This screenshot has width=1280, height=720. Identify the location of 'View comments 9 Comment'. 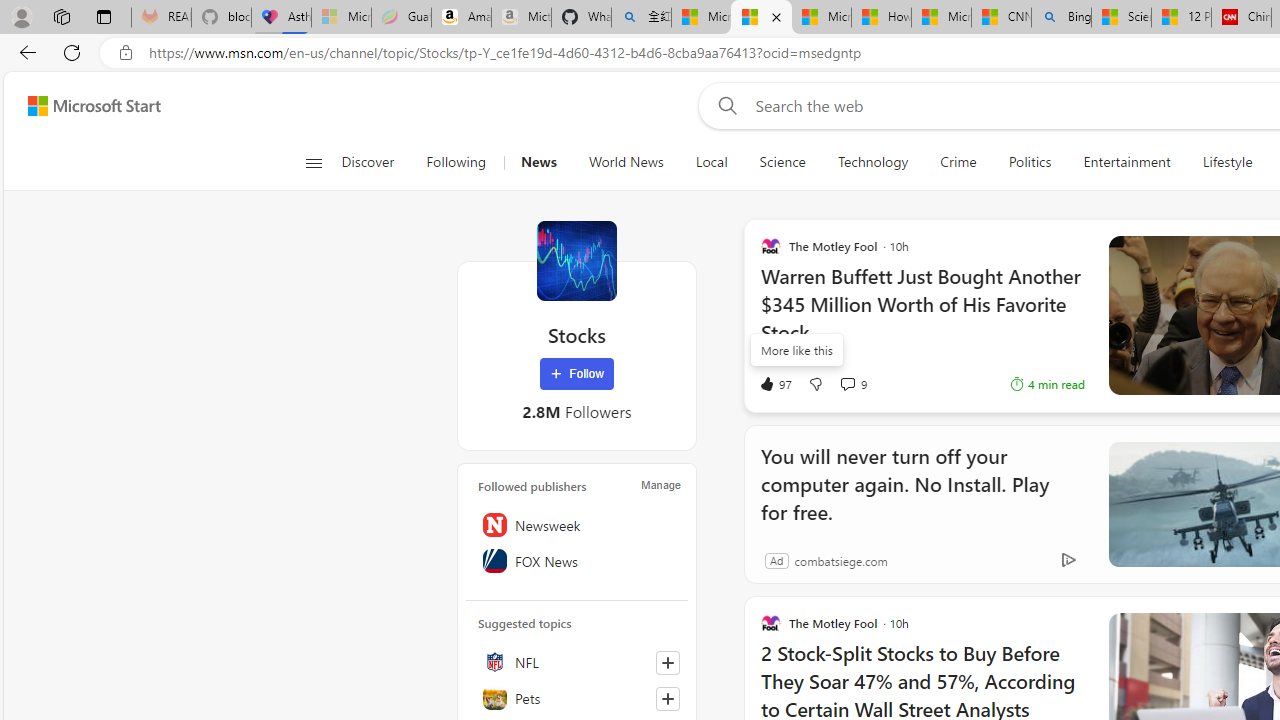
(847, 383).